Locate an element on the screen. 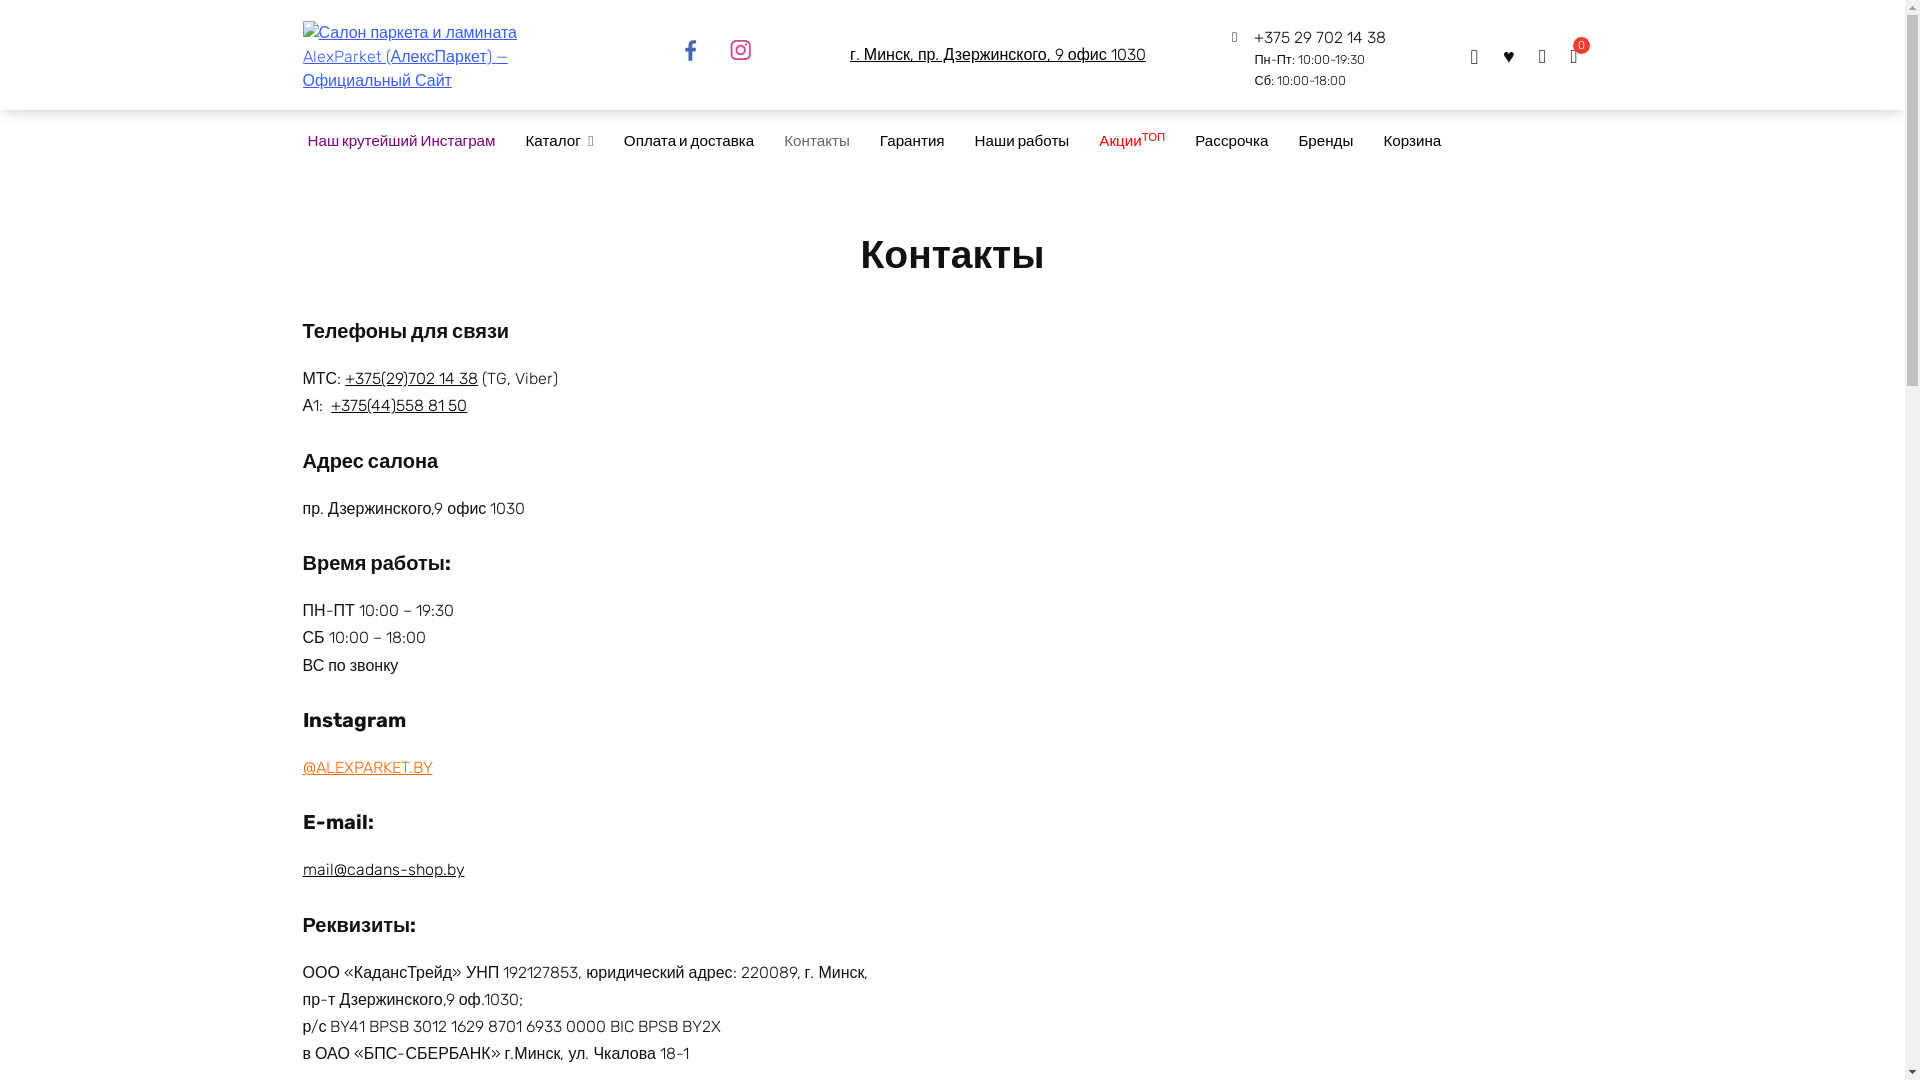  '0' is located at coordinates (1578, 54).